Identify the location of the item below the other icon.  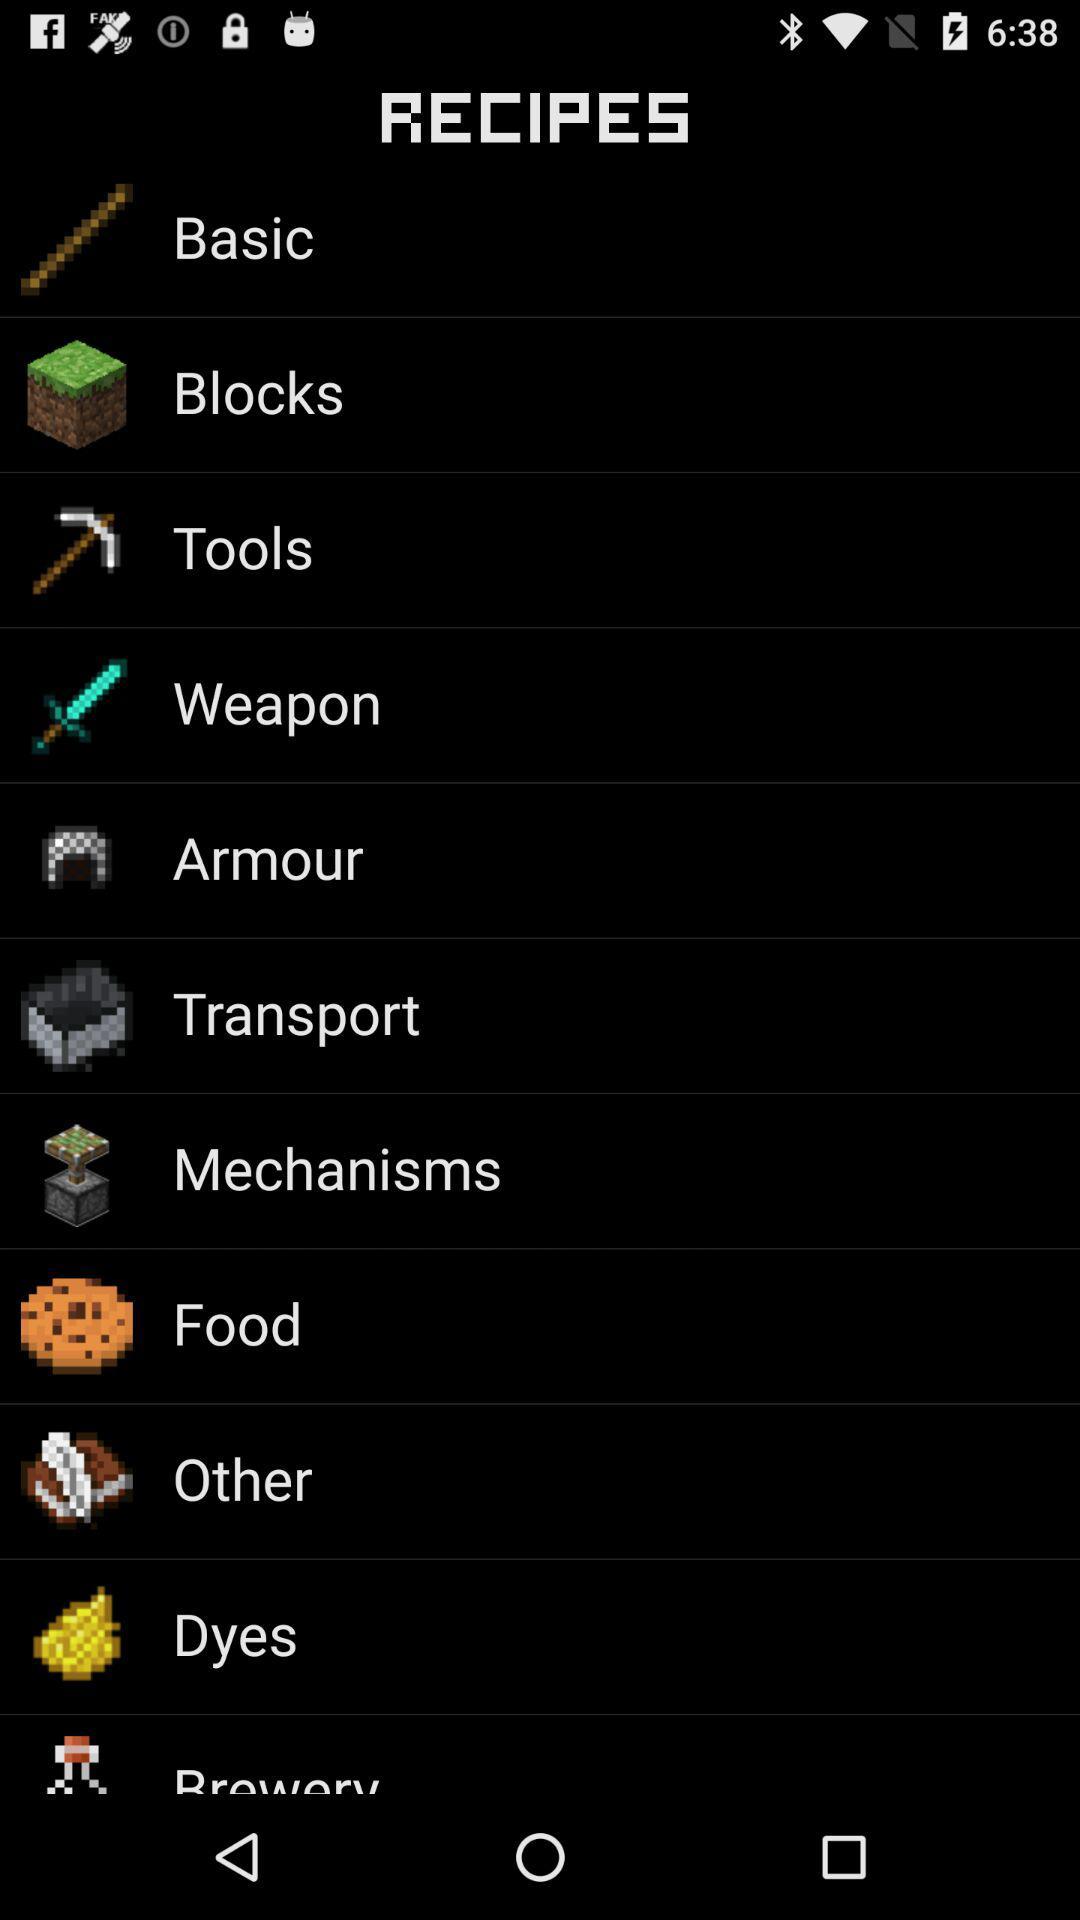
(234, 1633).